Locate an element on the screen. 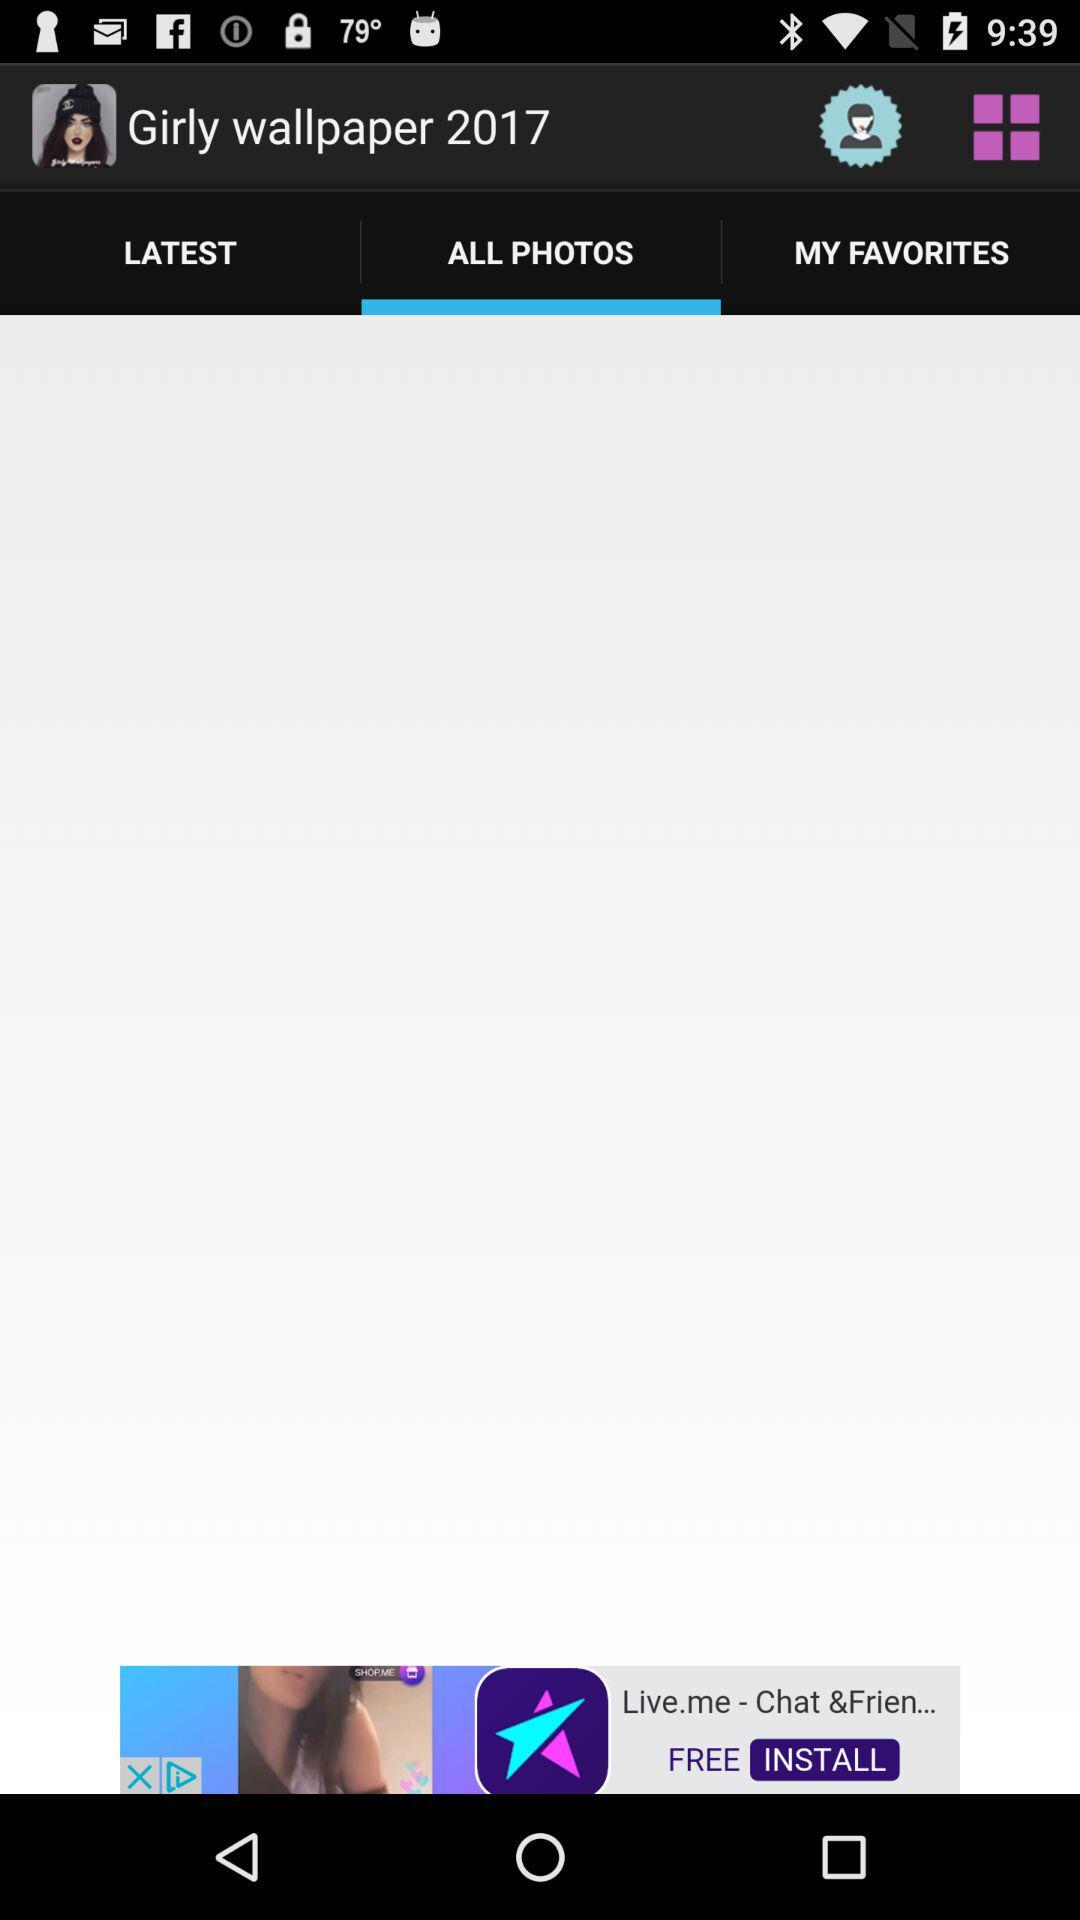 The image size is (1080, 1920). wallpaper is located at coordinates (1006, 124).